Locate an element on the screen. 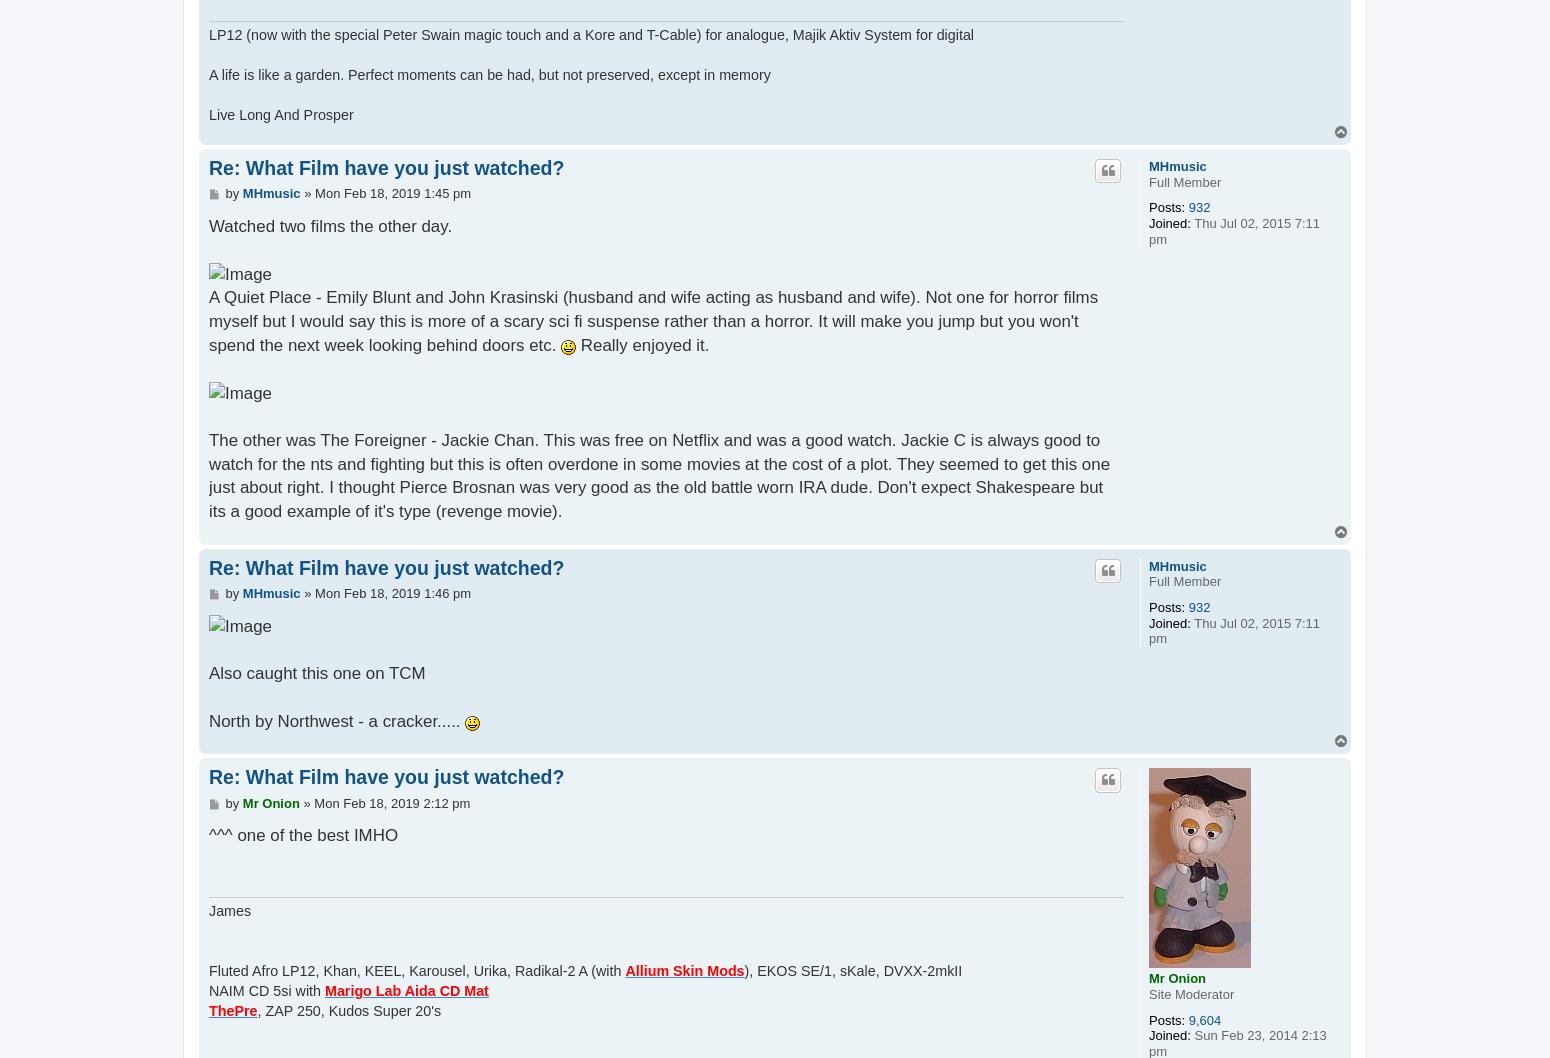 The image size is (1550, 1058). 'Really enjoyed it.' is located at coordinates (641, 343).